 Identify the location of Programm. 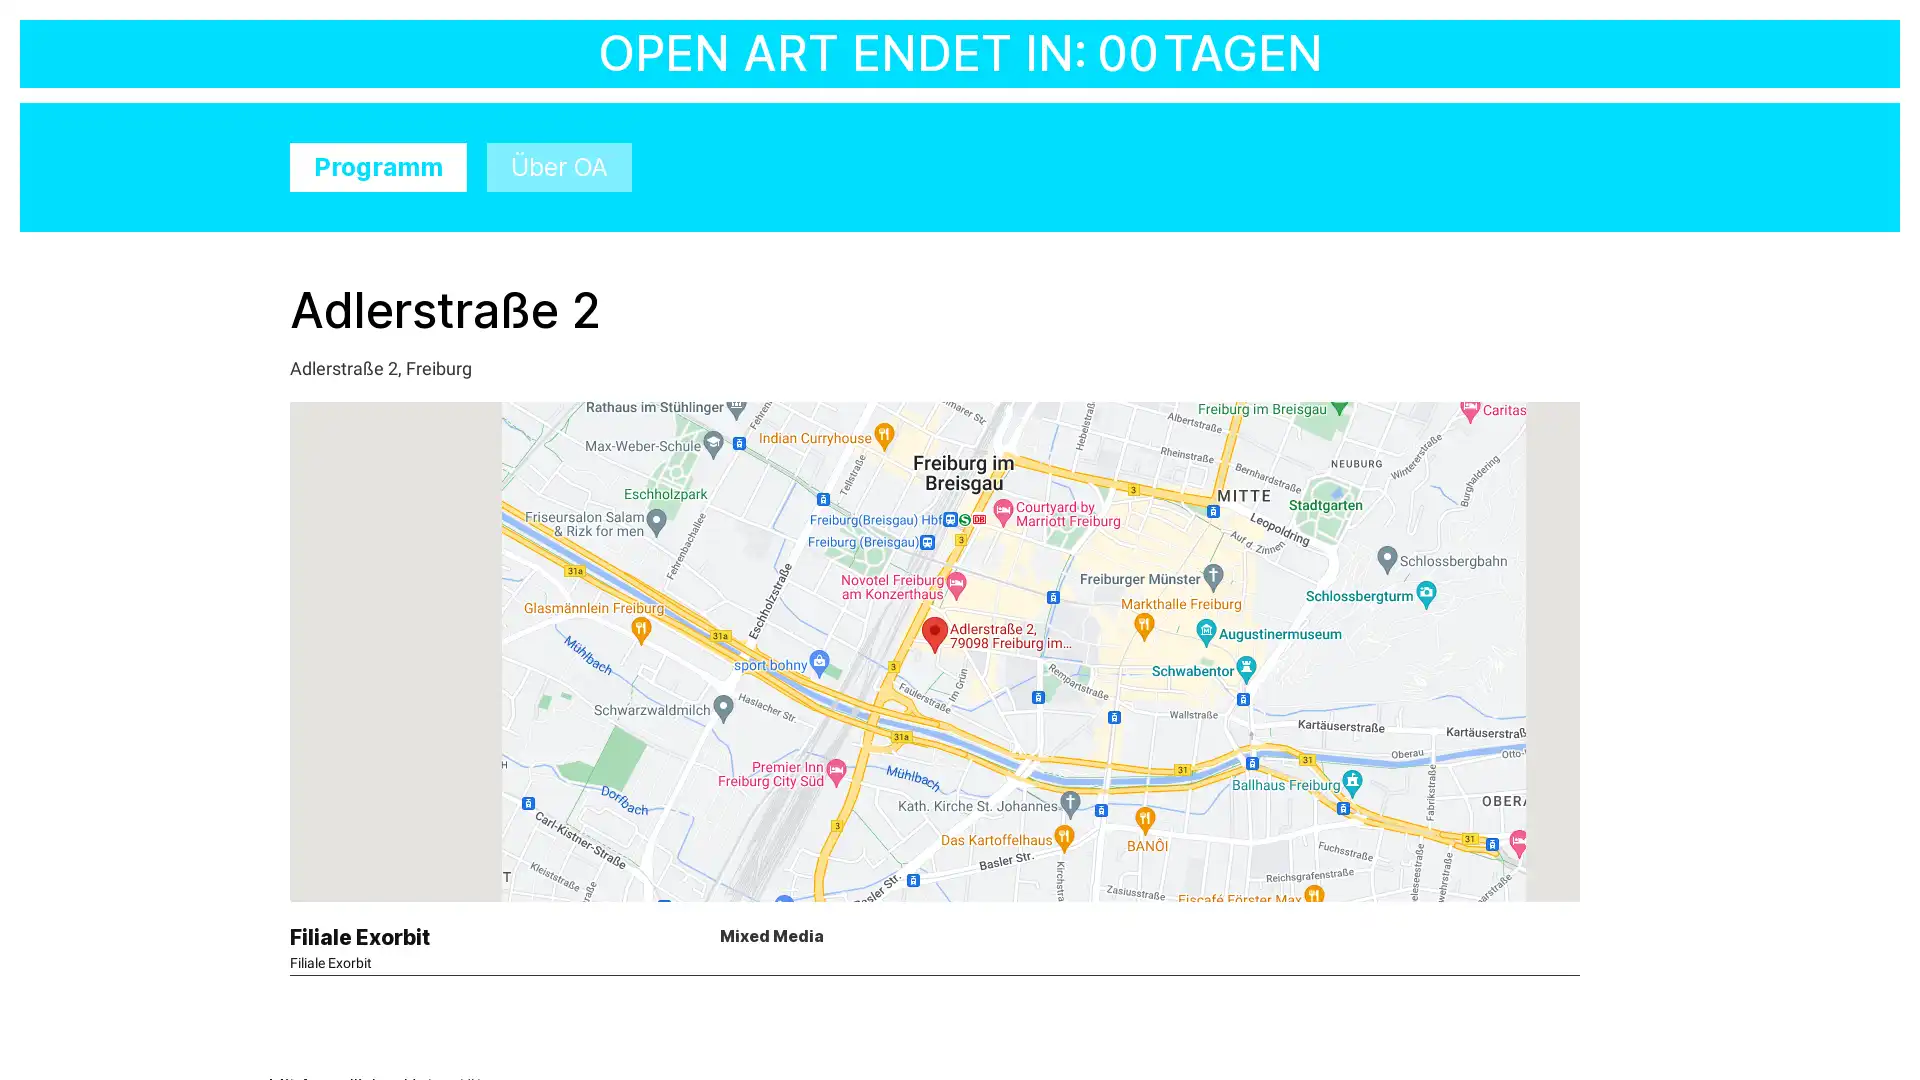
(378, 166).